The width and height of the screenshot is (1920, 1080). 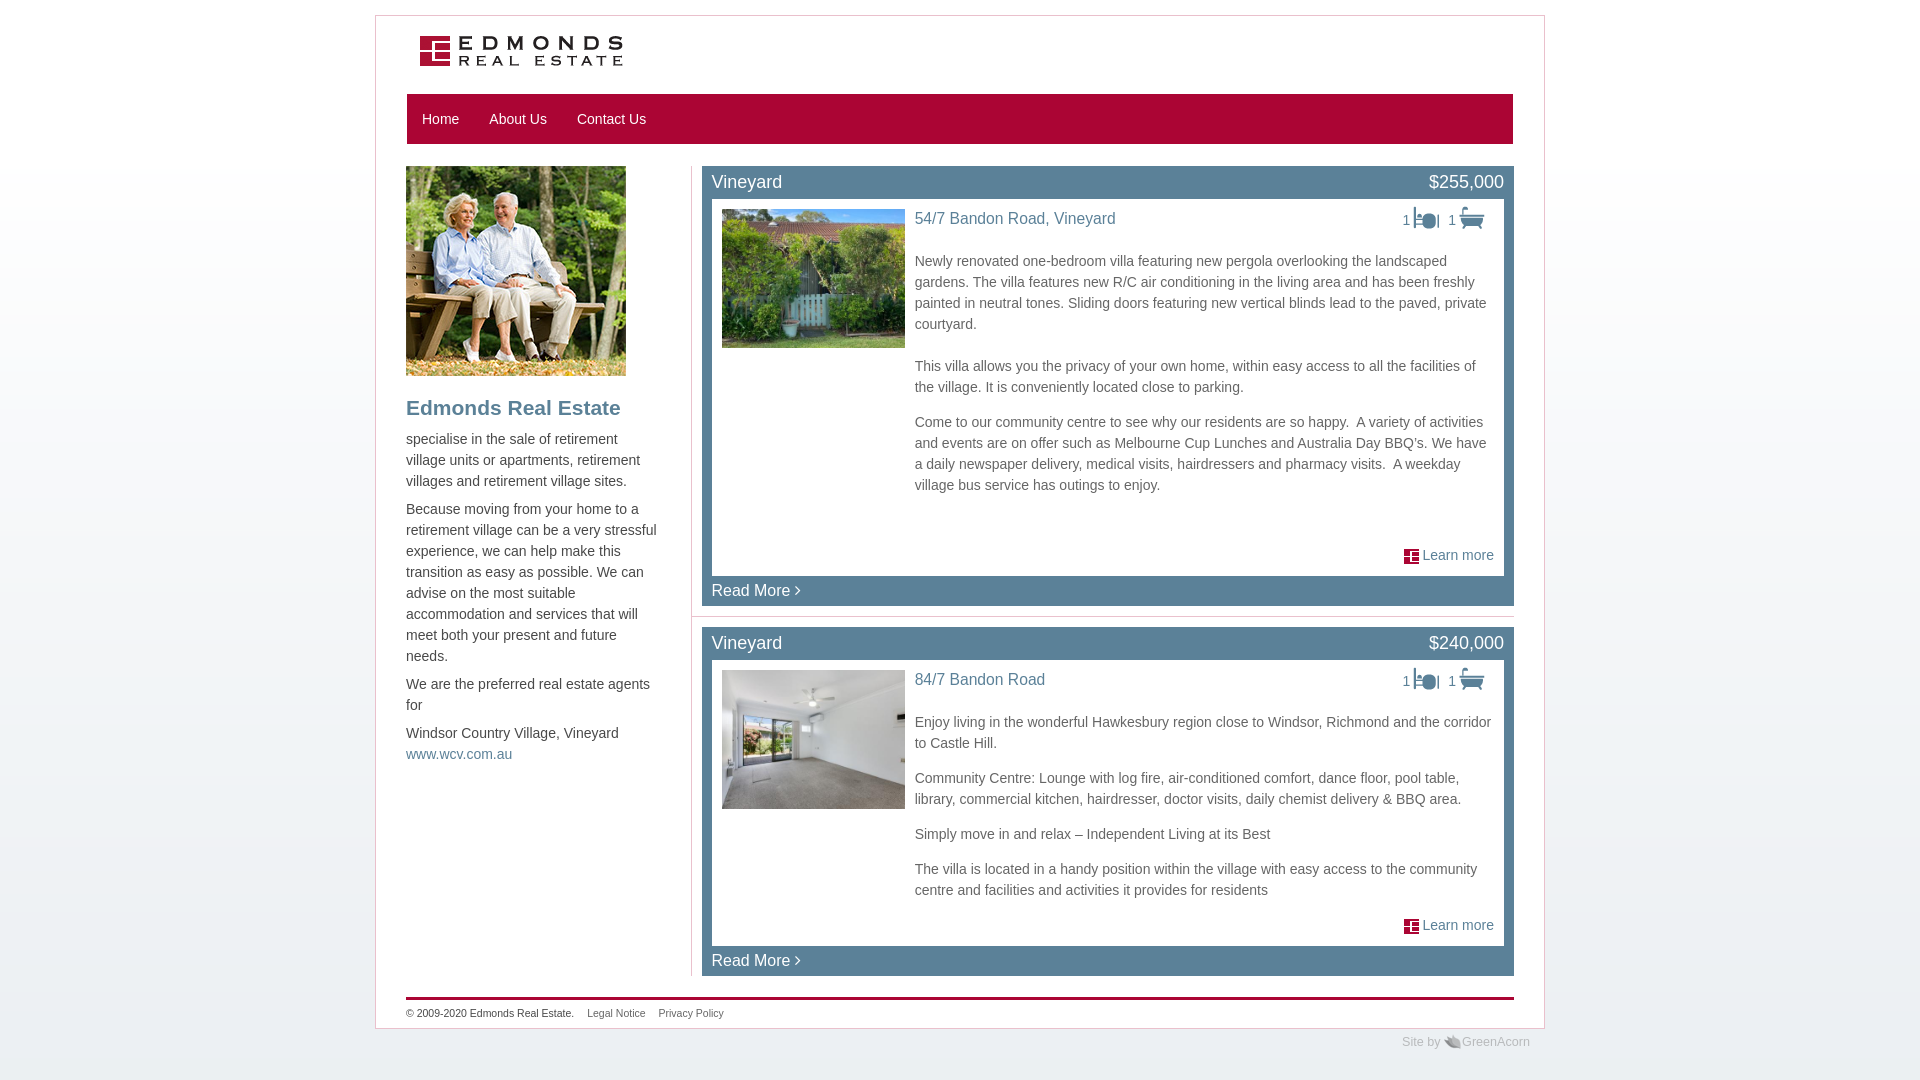 What do you see at coordinates (1420, 555) in the screenshot?
I see `'Learn more'` at bounding box center [1420, 555].